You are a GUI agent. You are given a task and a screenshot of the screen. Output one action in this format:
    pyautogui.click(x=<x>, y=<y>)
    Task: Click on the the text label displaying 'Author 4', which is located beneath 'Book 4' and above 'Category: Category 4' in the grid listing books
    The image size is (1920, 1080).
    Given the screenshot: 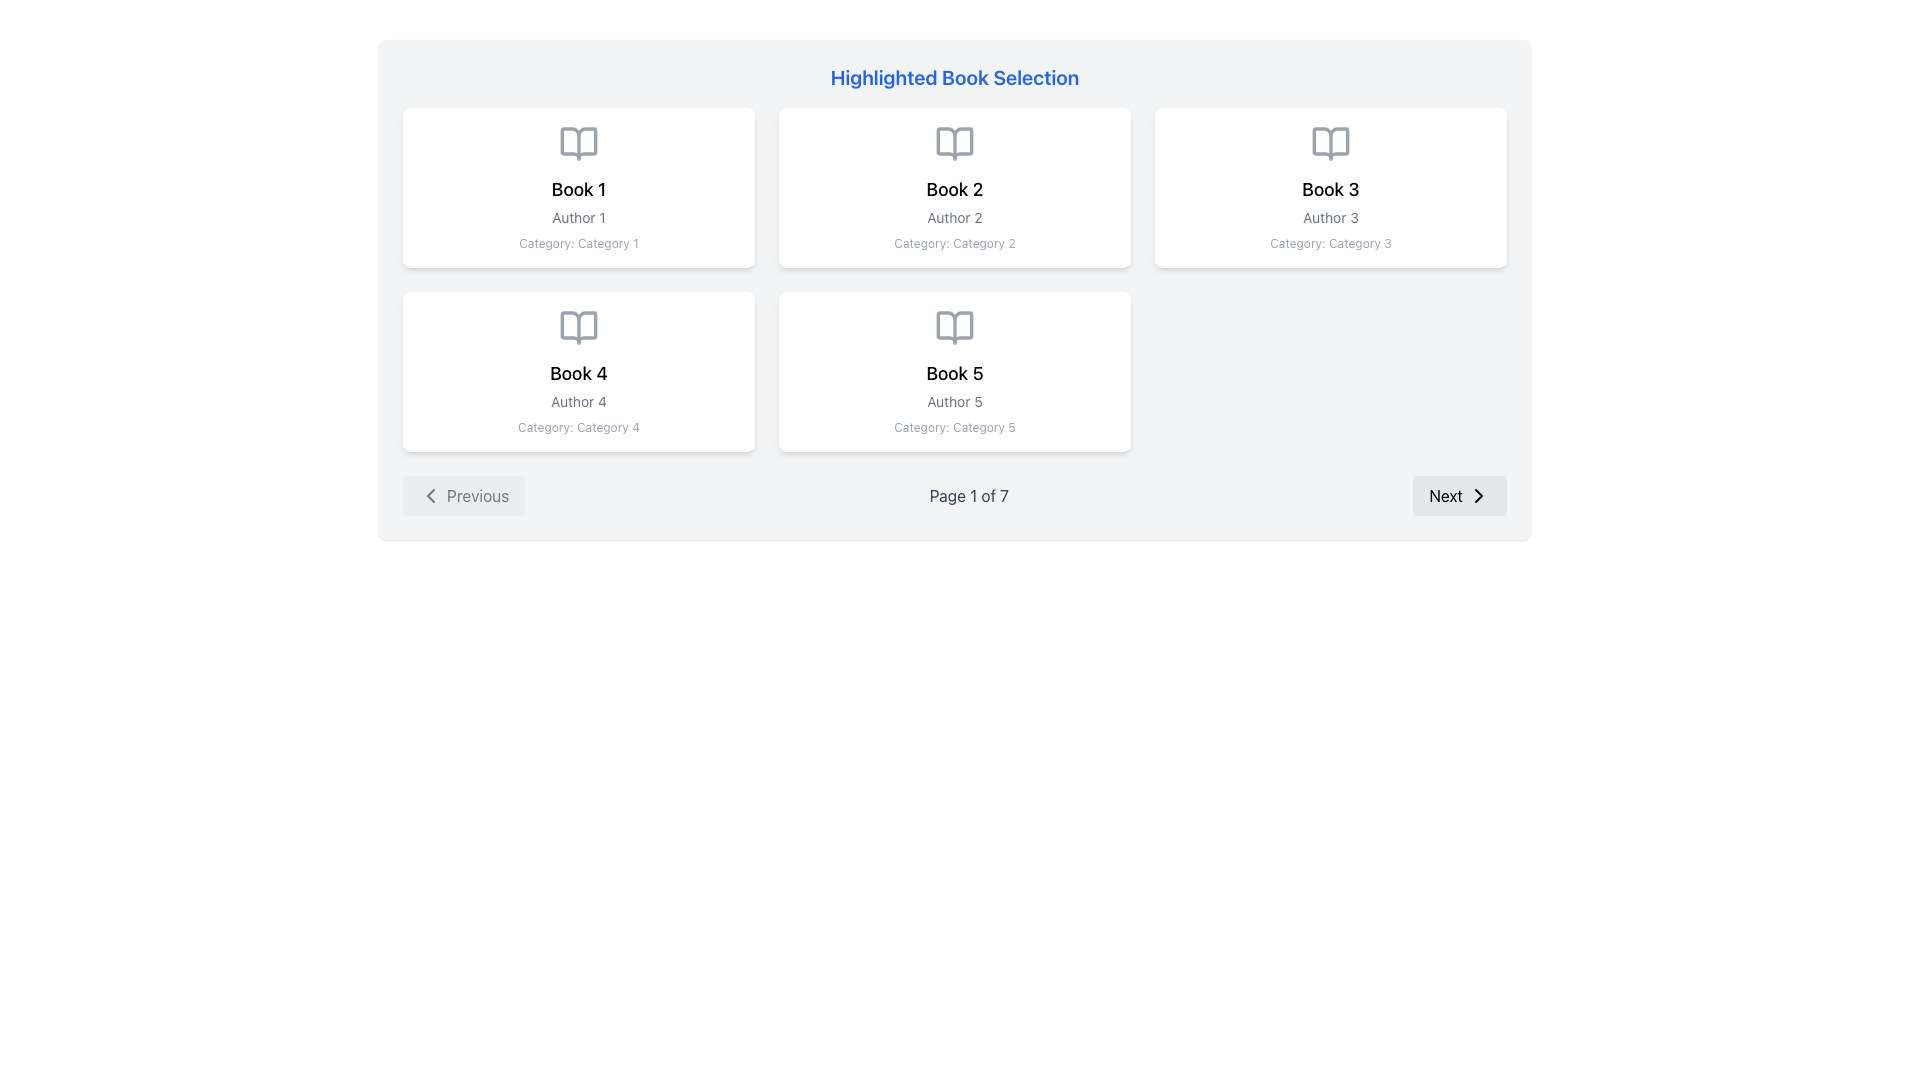 What is the action you would take?
    pyautogui.click(x=578, y=401)
    